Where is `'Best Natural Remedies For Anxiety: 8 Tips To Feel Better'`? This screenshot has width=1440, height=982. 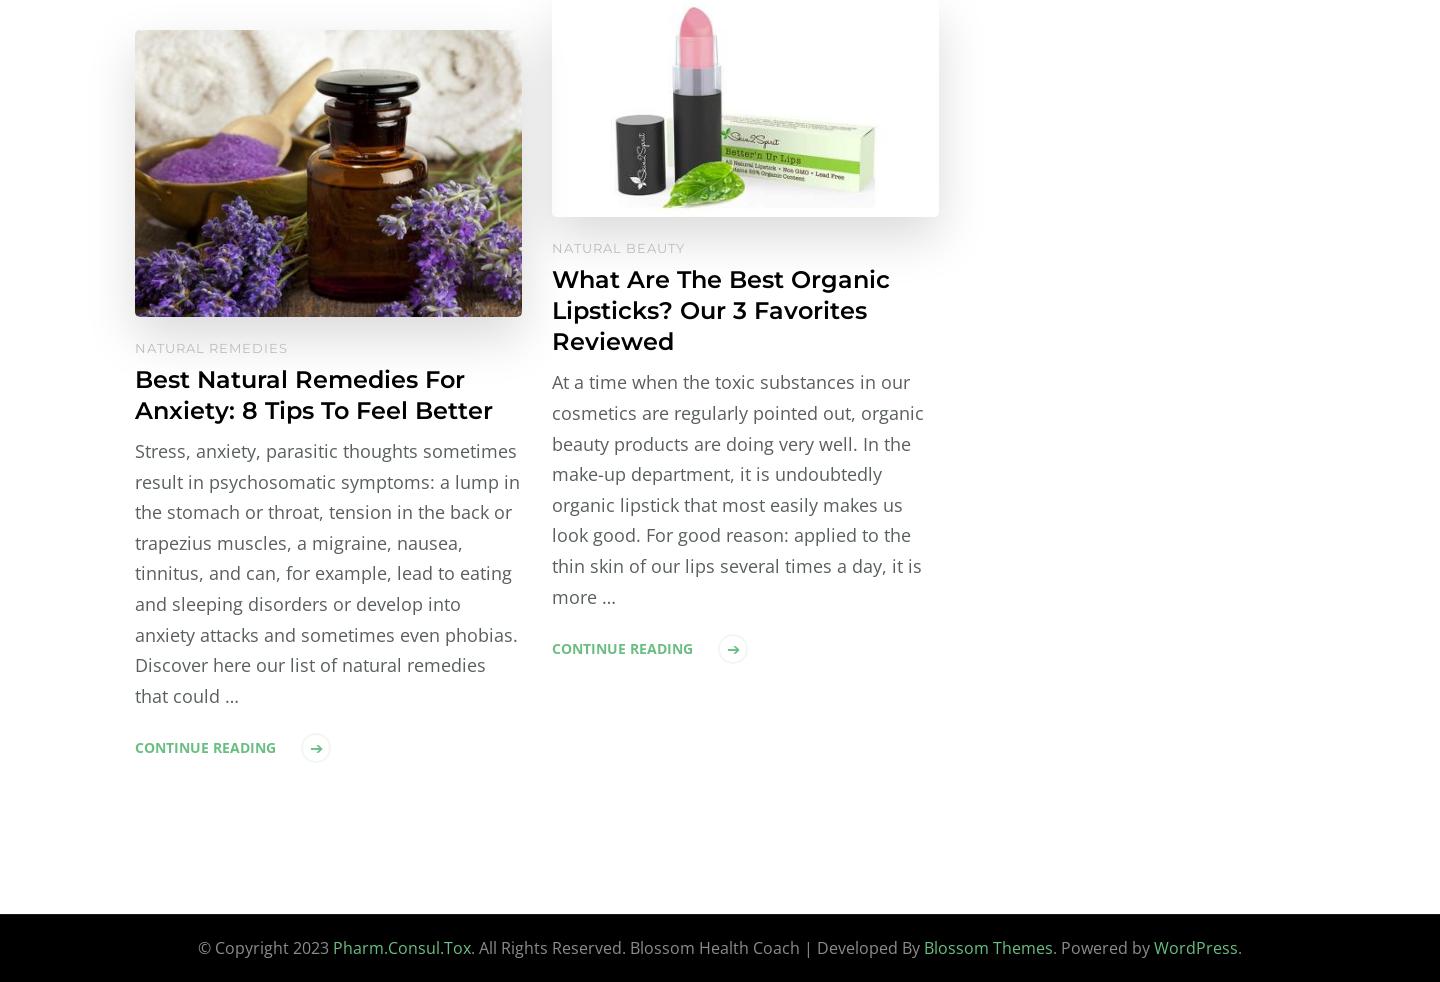 'Best Natural Remedies For Anxiety: 8 Tips To Feel Better' is located at coordinates (314, 393).